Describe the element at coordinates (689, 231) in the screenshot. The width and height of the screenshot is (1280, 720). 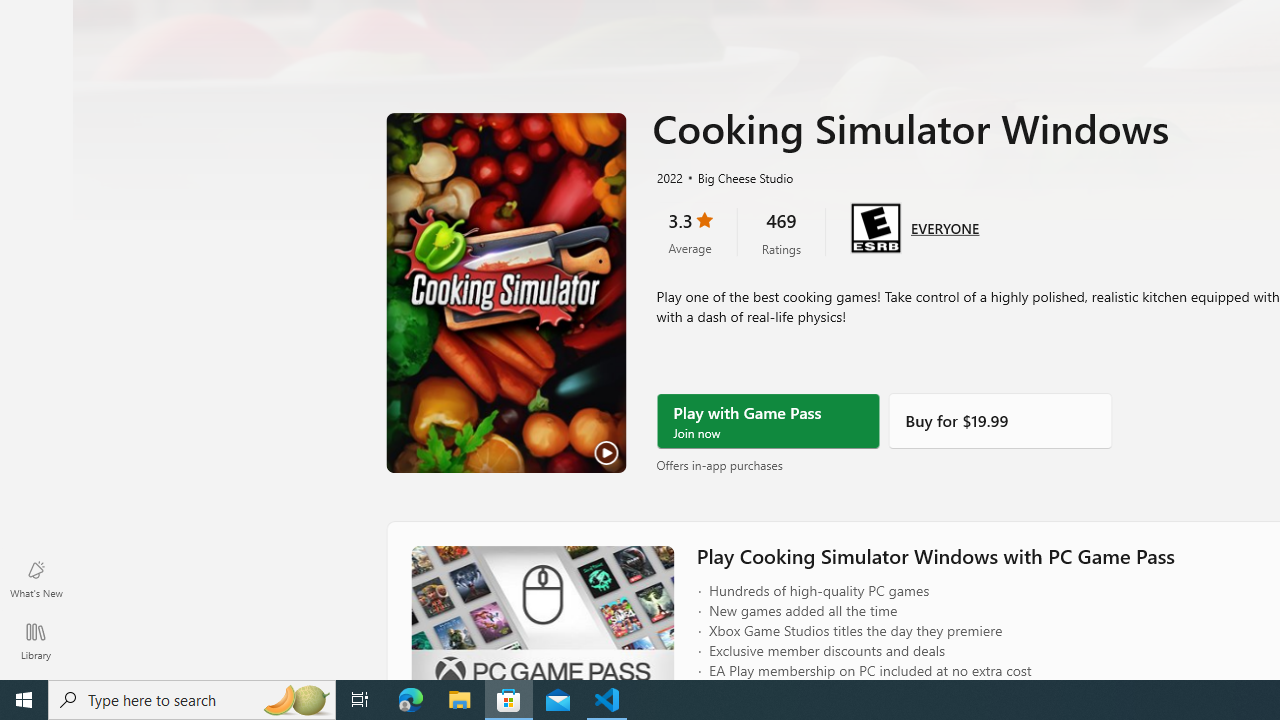
I see `'3.3 stars. Click to skip to ratings and reviews'` at that location.